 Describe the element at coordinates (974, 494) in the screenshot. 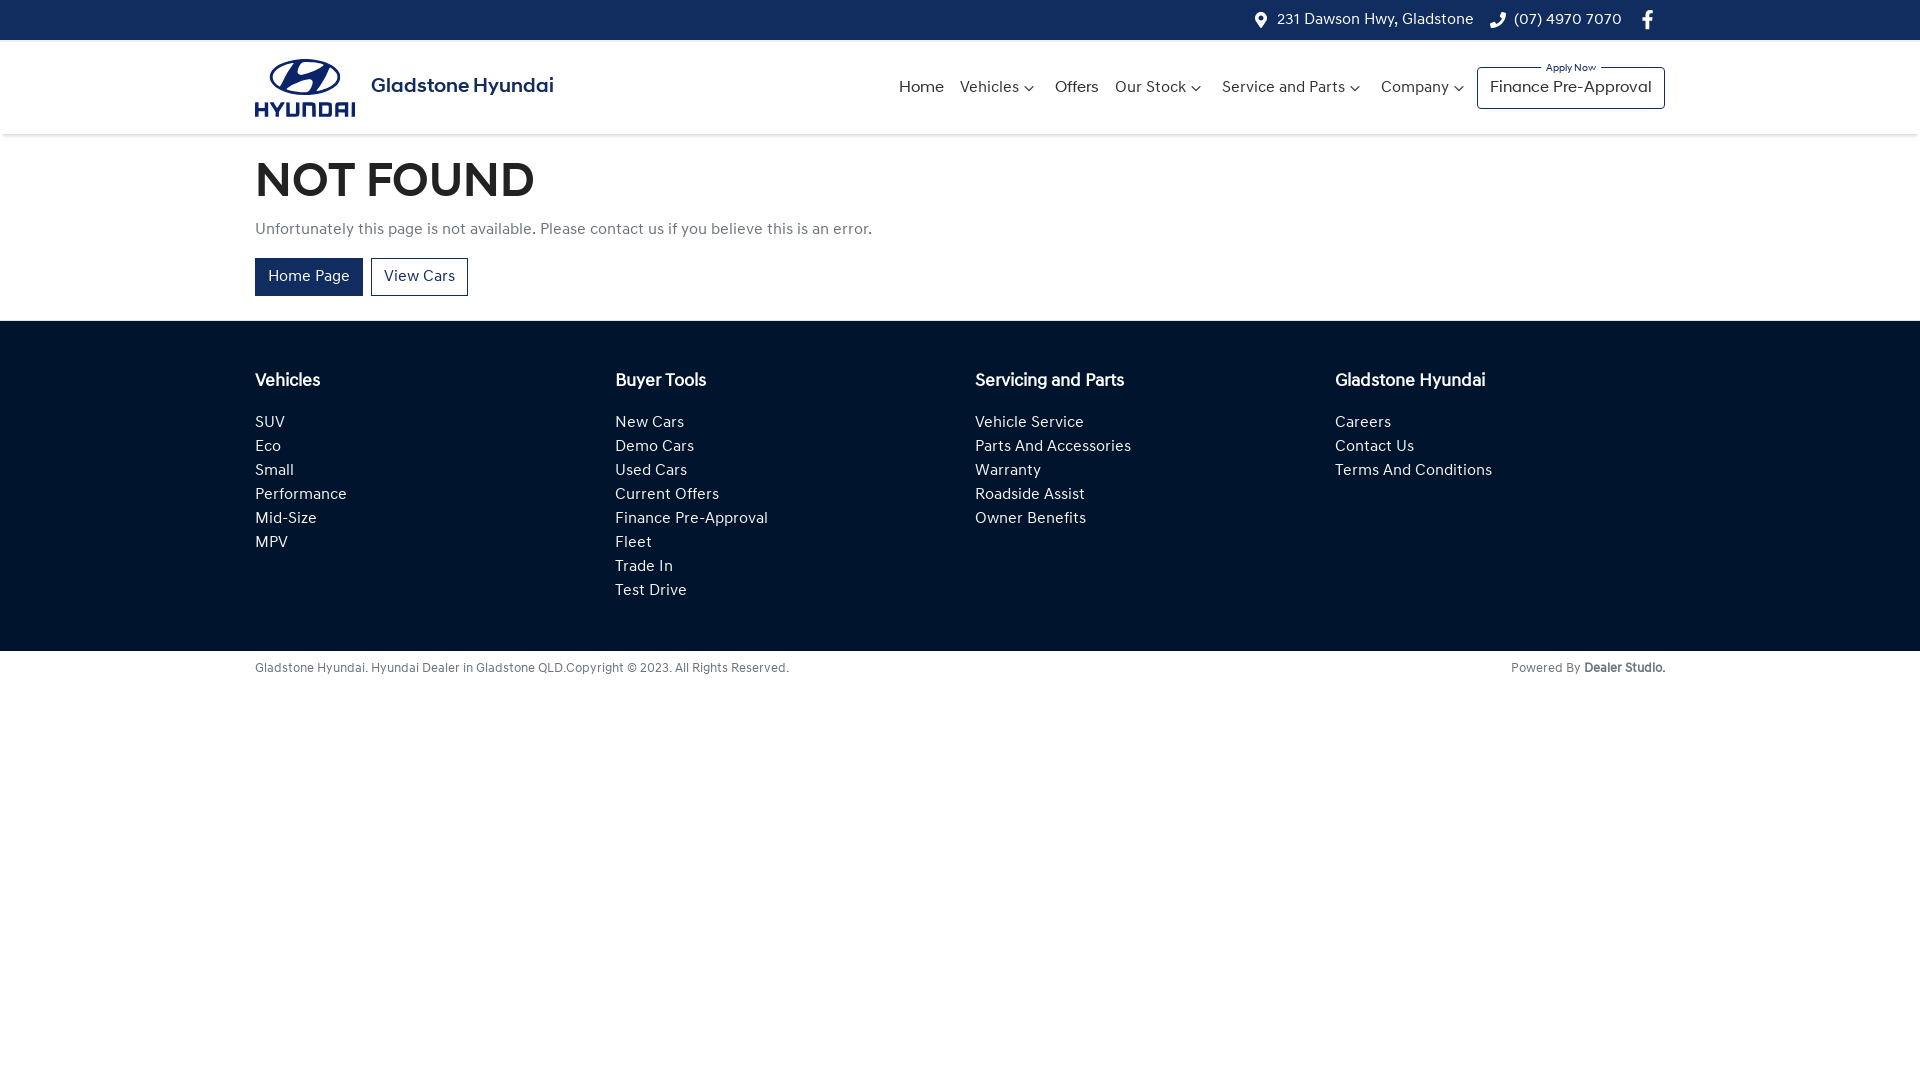

I see `'Roadside Assist'` at that location.